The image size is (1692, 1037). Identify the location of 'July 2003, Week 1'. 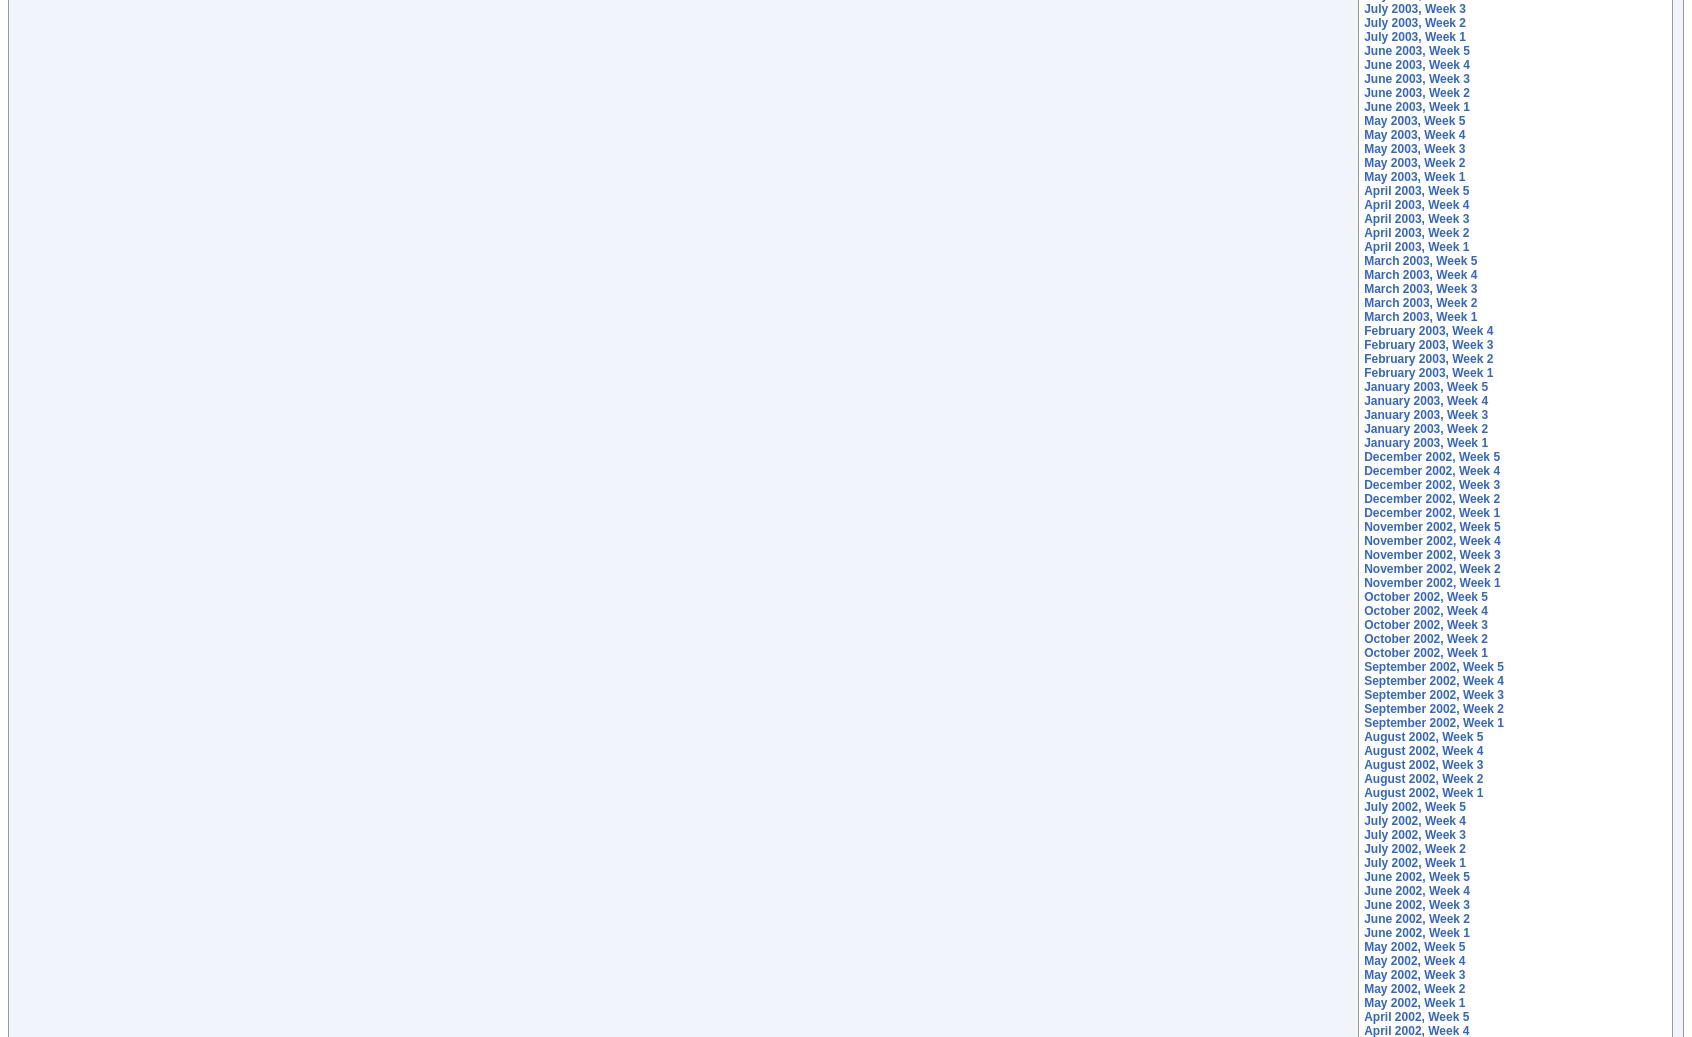
(1414, 36).